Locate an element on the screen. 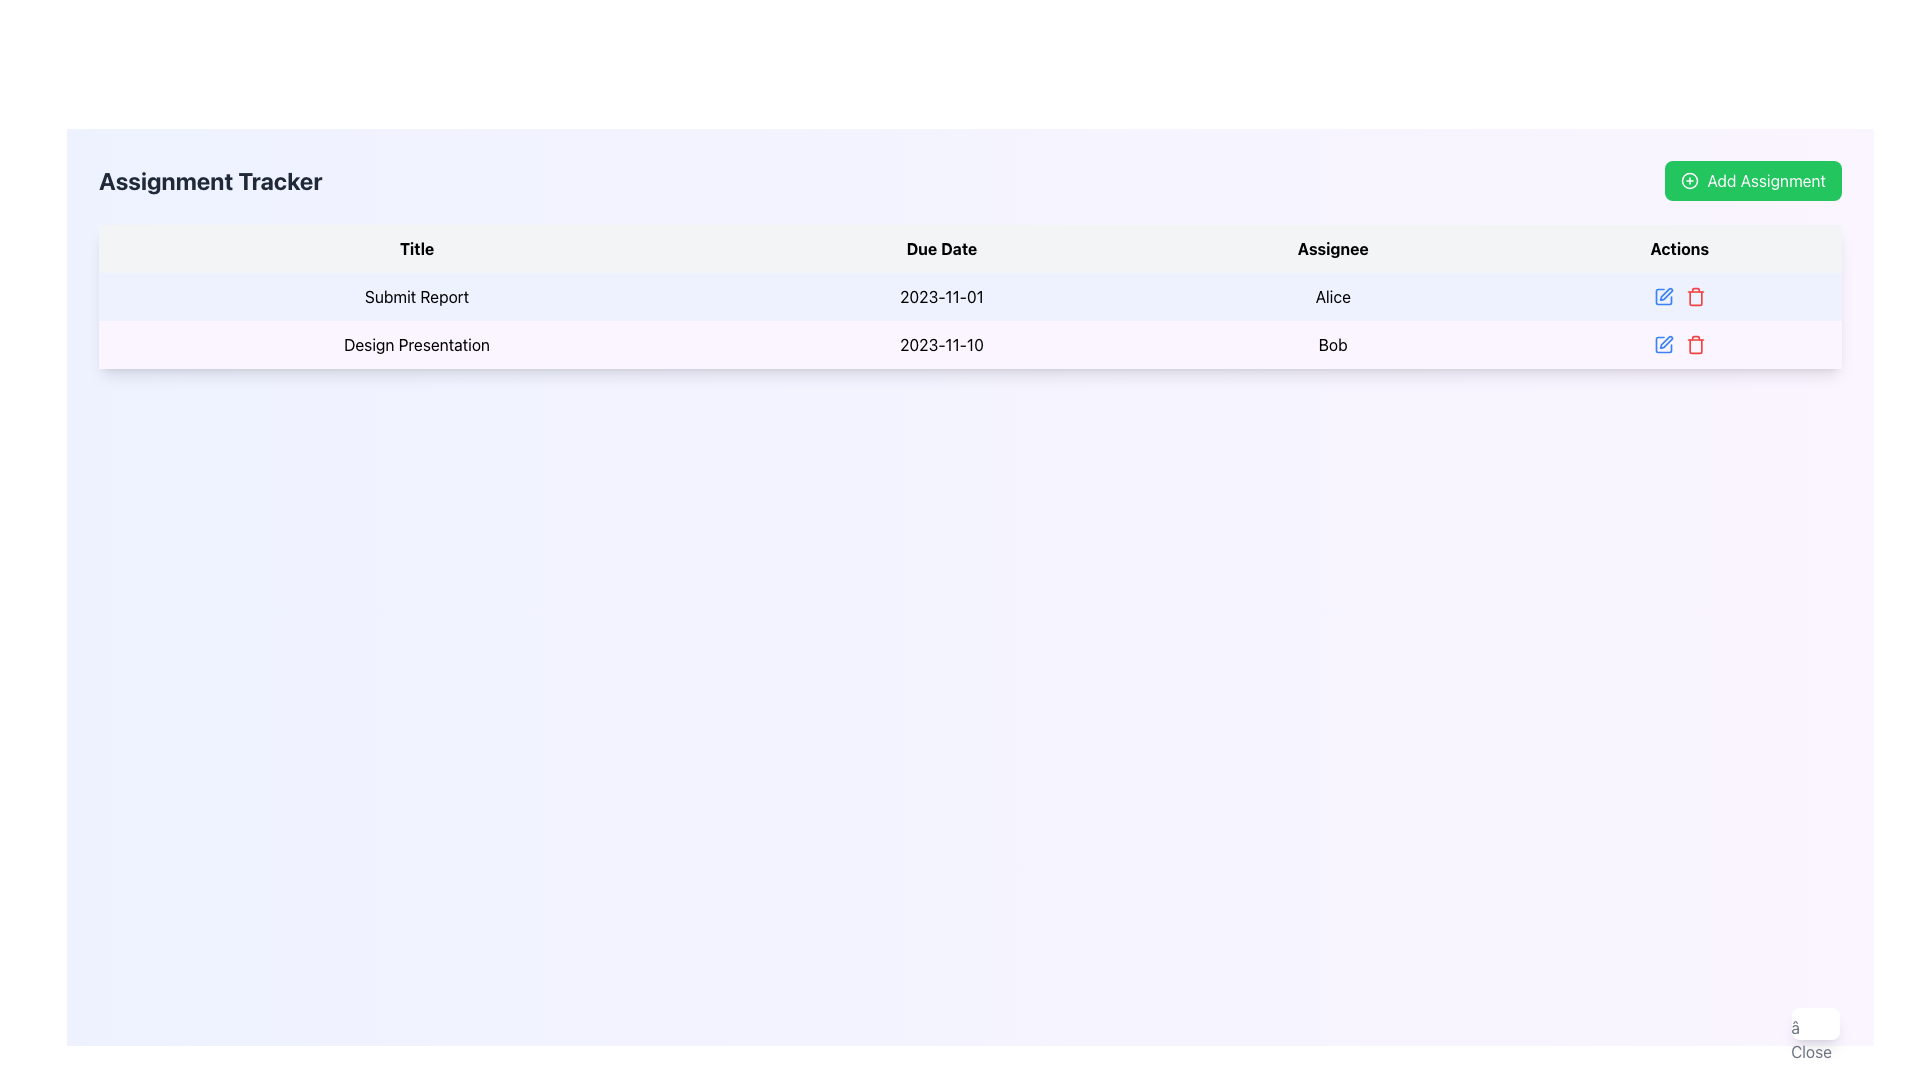  the second row in the Assignment Tracker table, which has a light purple background and contains the text 'Design Presentation' is located at coordinates (970, 343).